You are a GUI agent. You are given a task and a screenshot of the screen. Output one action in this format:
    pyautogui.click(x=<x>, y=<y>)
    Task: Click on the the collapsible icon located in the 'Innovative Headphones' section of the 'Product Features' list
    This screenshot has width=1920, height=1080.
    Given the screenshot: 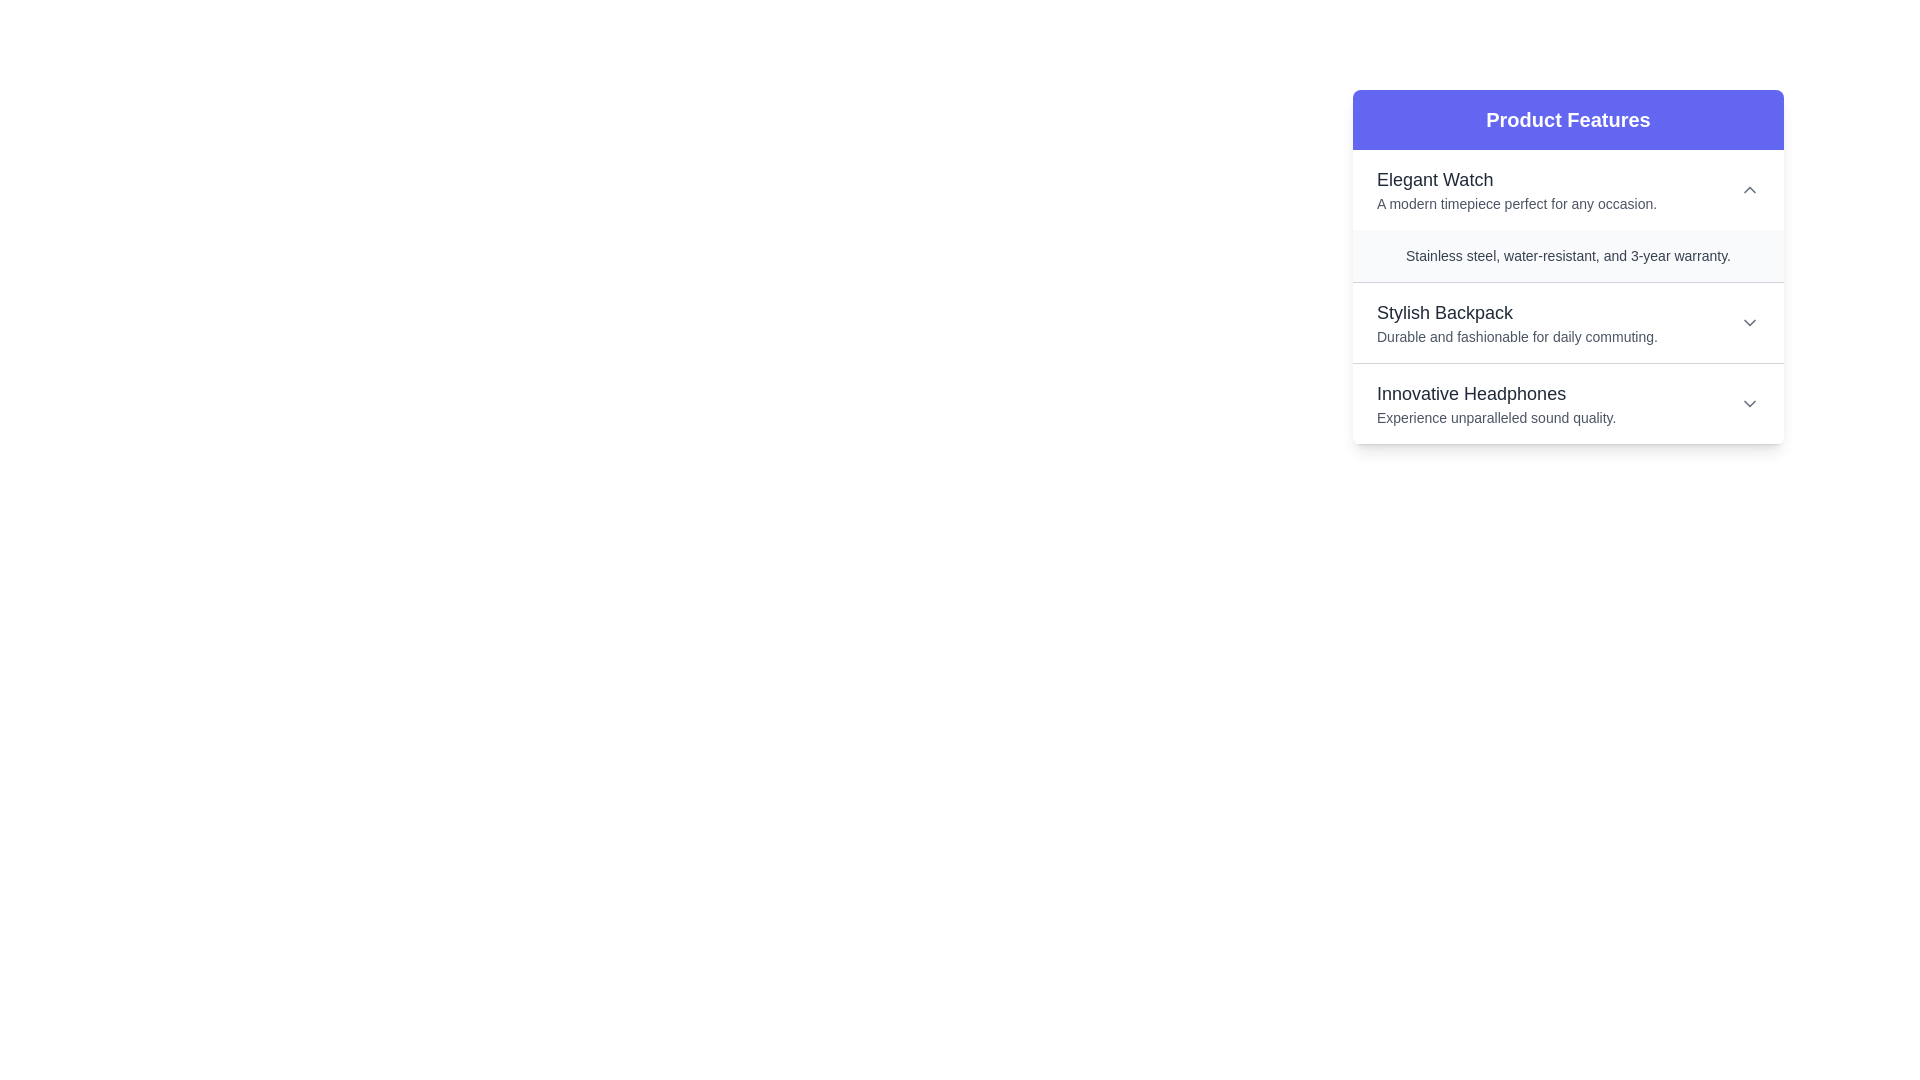 What is the action you would take?
    pyautogui.click(x=1749, y=404)
    